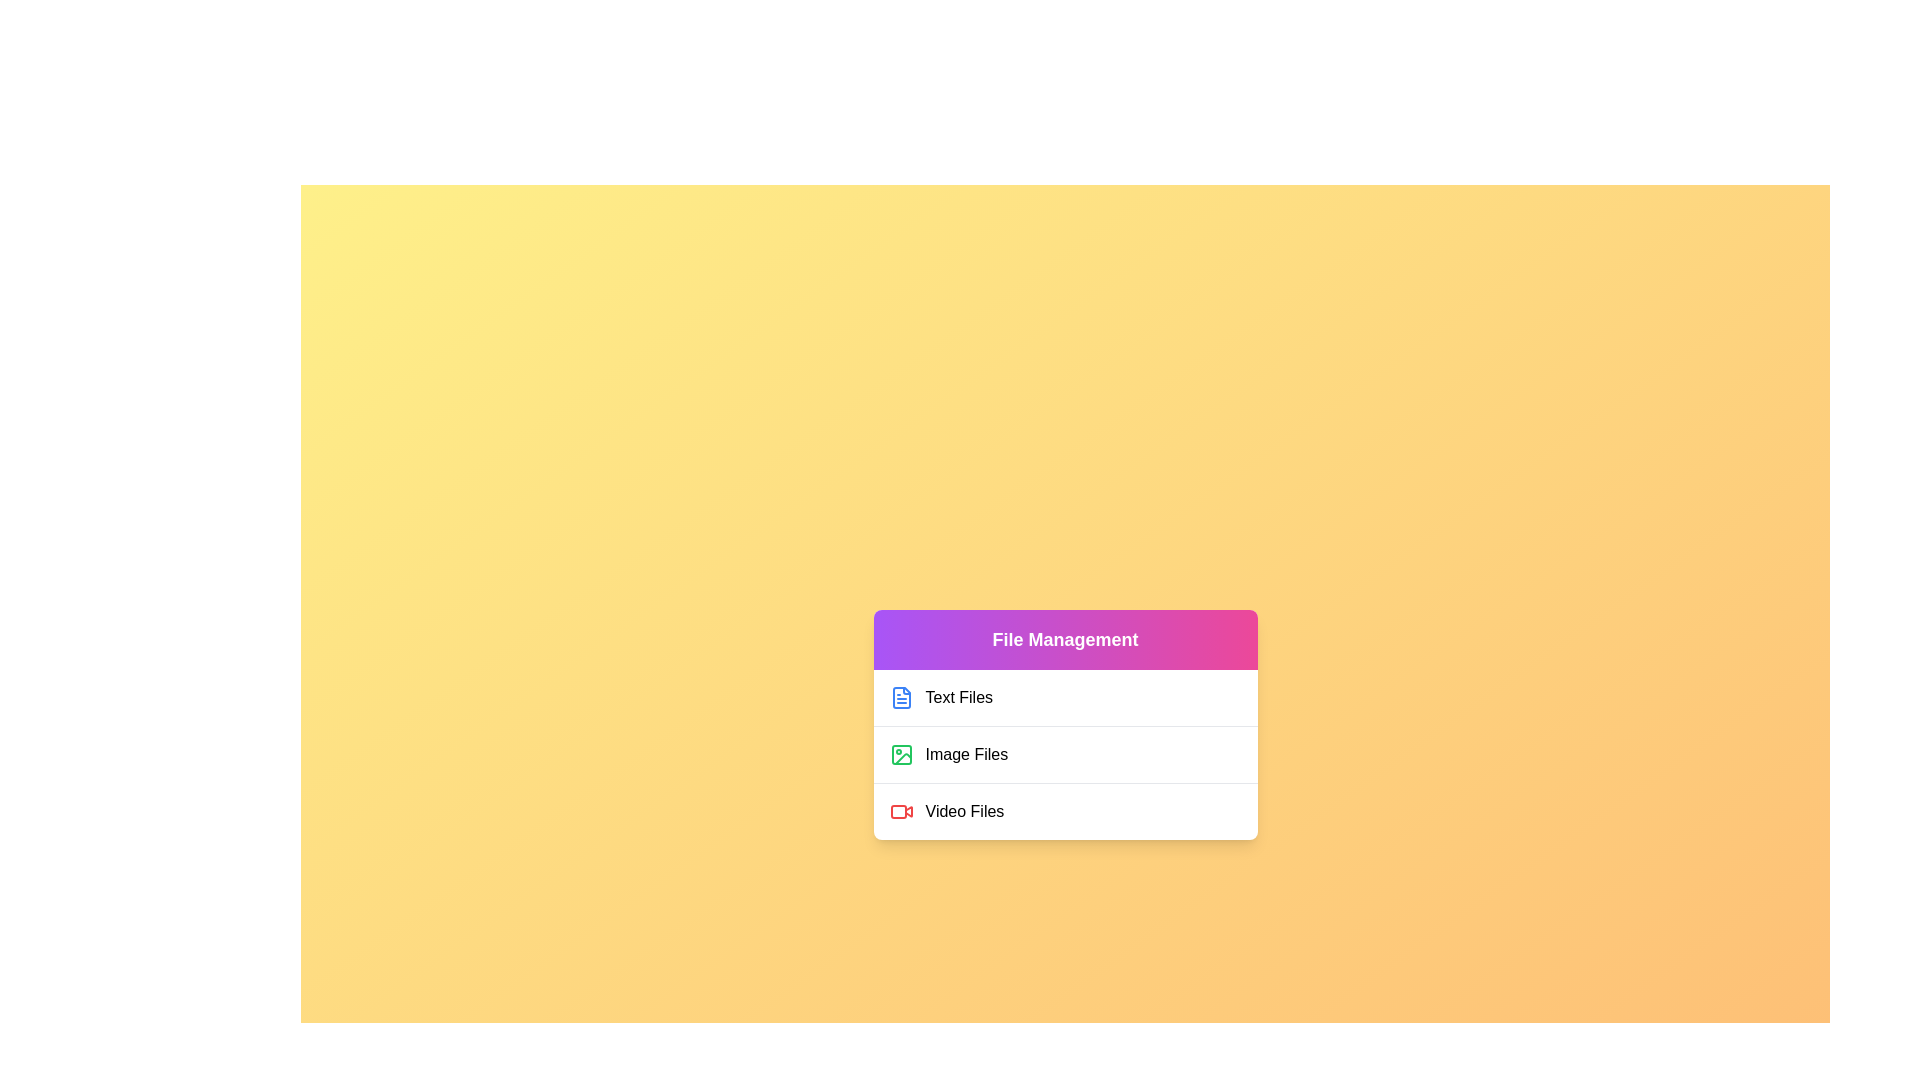  What do you see at coordinates (1064, 697) in the screenshot?
I see `the file category Text Files to observe the visual feedback` at bounding box center [1064, 697].